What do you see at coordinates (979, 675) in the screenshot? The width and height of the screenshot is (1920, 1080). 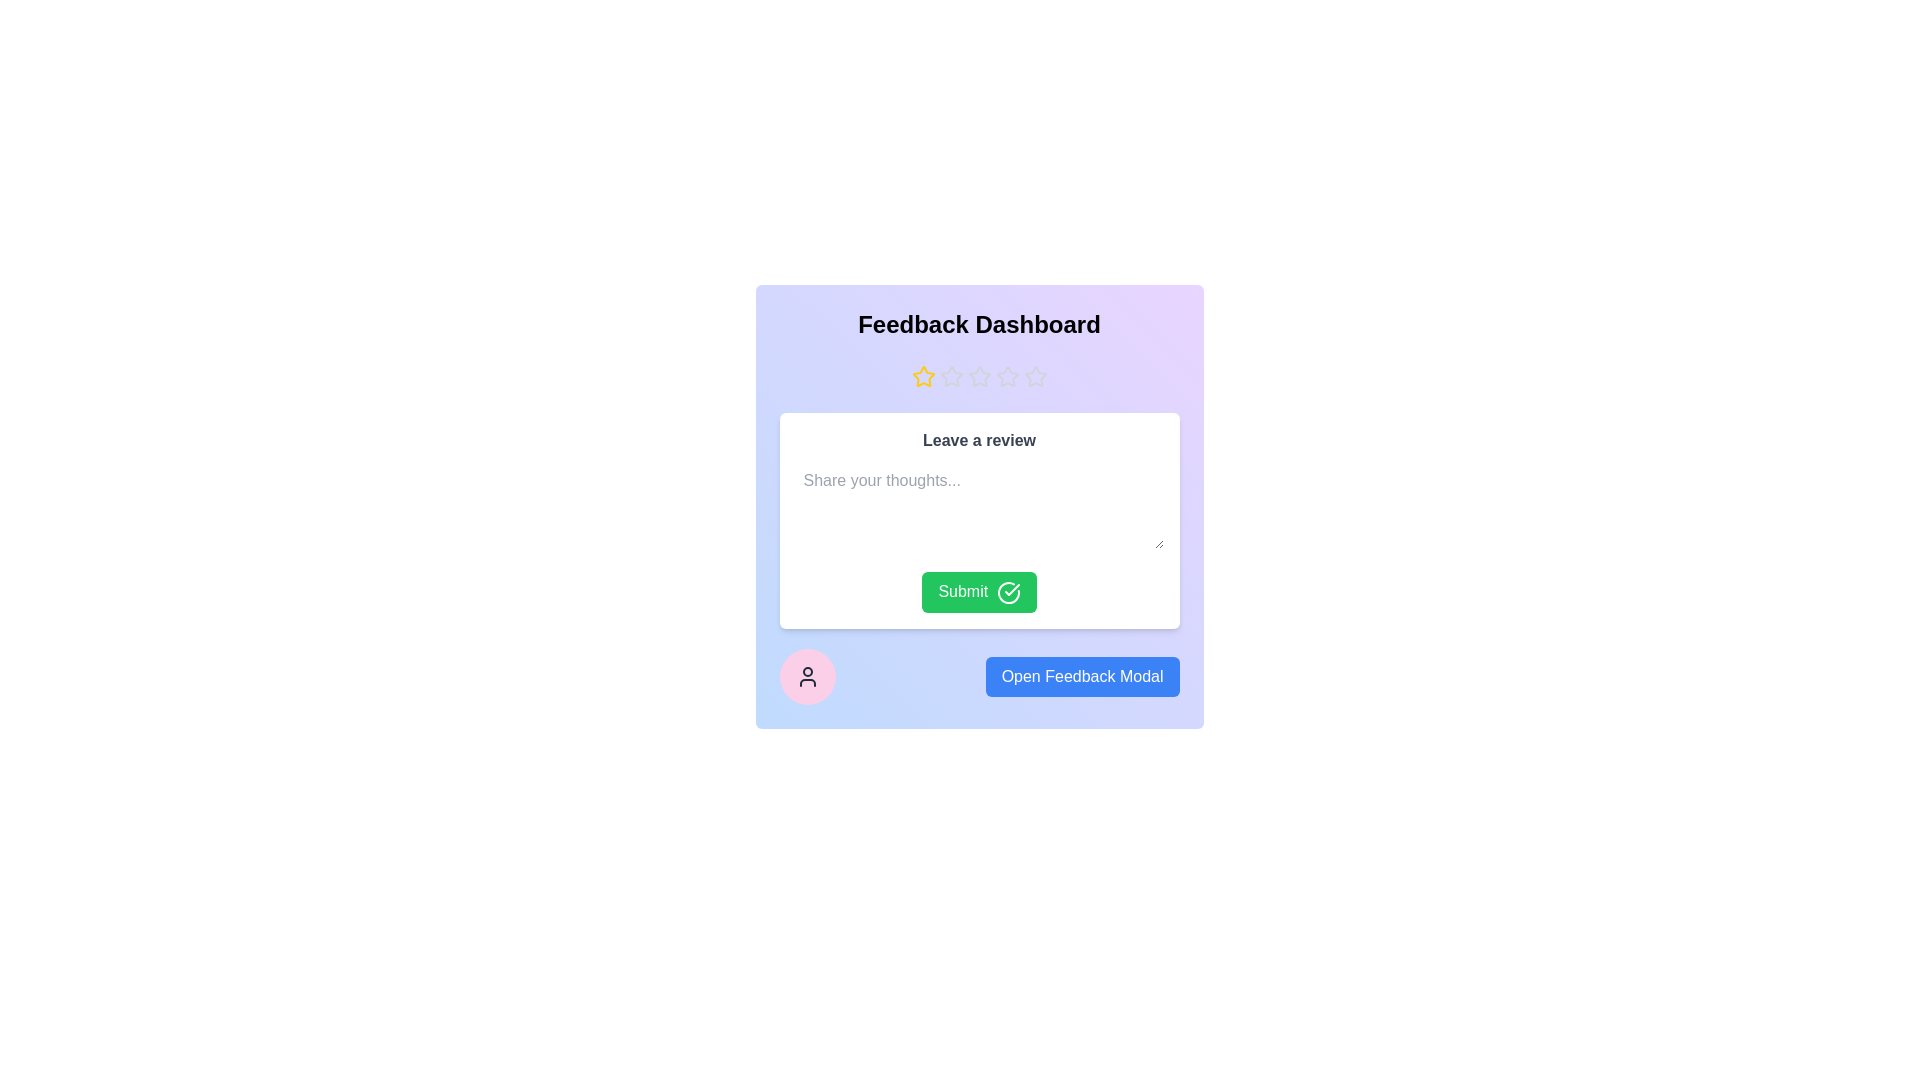 I see `the button labeled 'Open Feedback Modal' with a bright blue background` at bounding box center [979, 675].